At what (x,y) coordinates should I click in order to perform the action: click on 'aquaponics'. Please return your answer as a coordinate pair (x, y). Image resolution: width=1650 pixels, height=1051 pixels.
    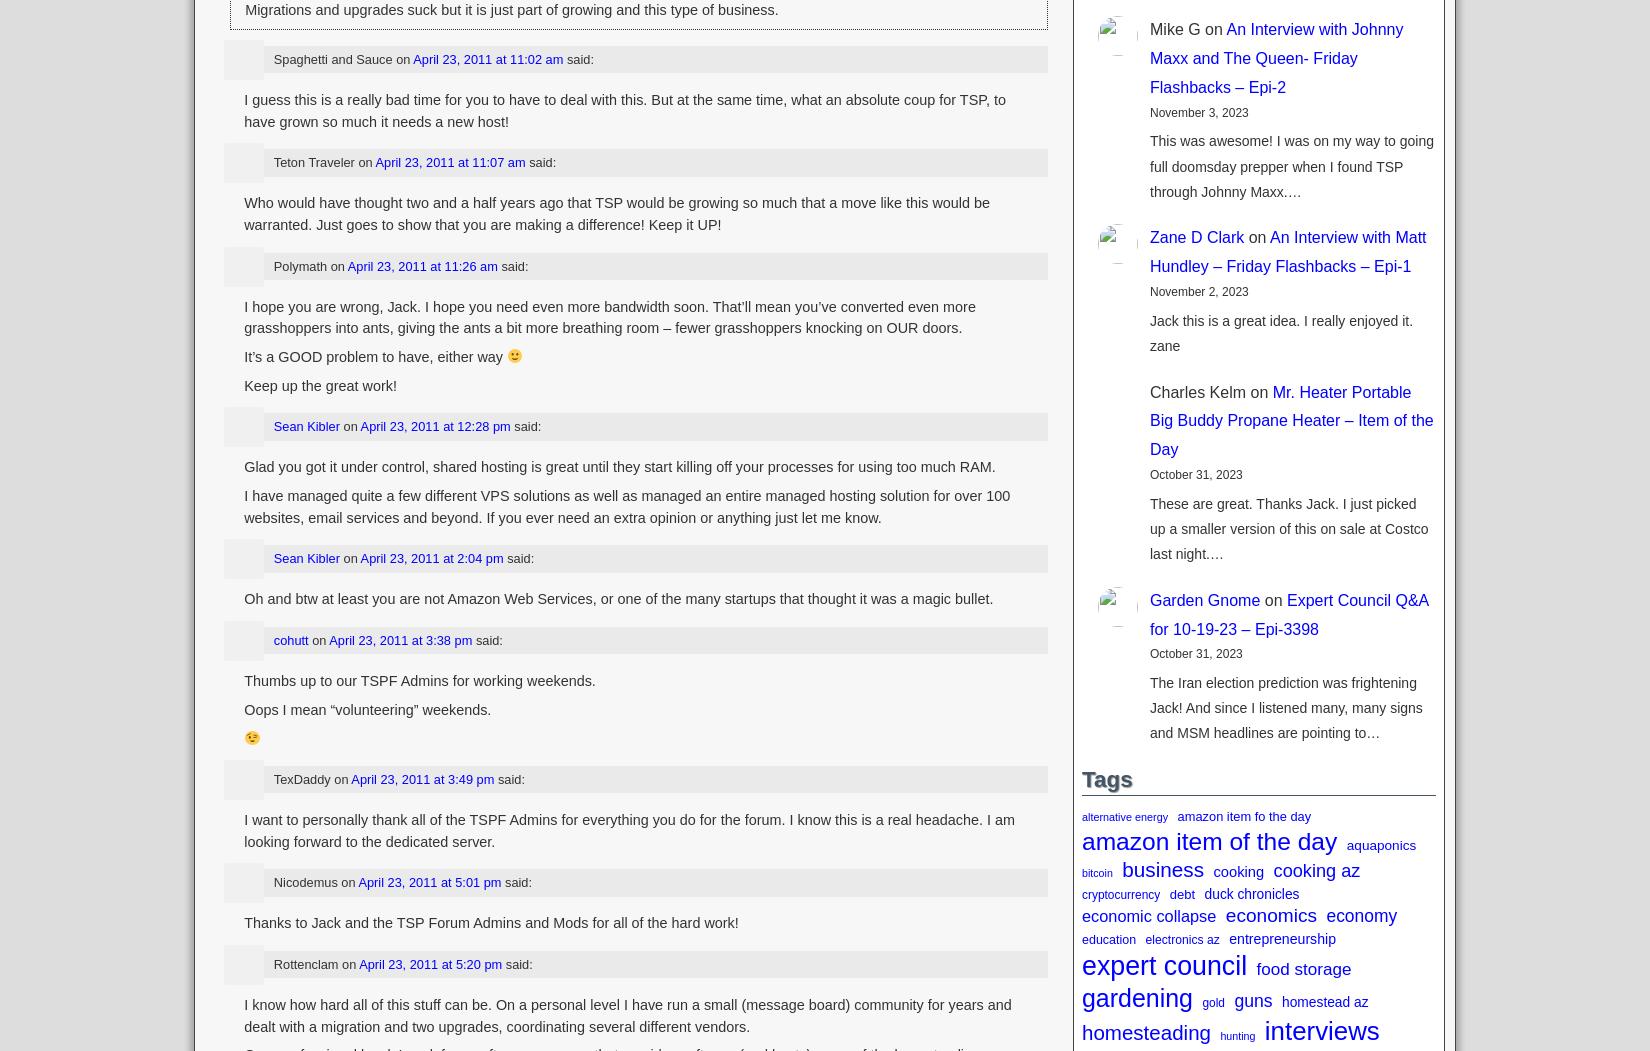
    Looking at the image, I should click on (1380, 845).